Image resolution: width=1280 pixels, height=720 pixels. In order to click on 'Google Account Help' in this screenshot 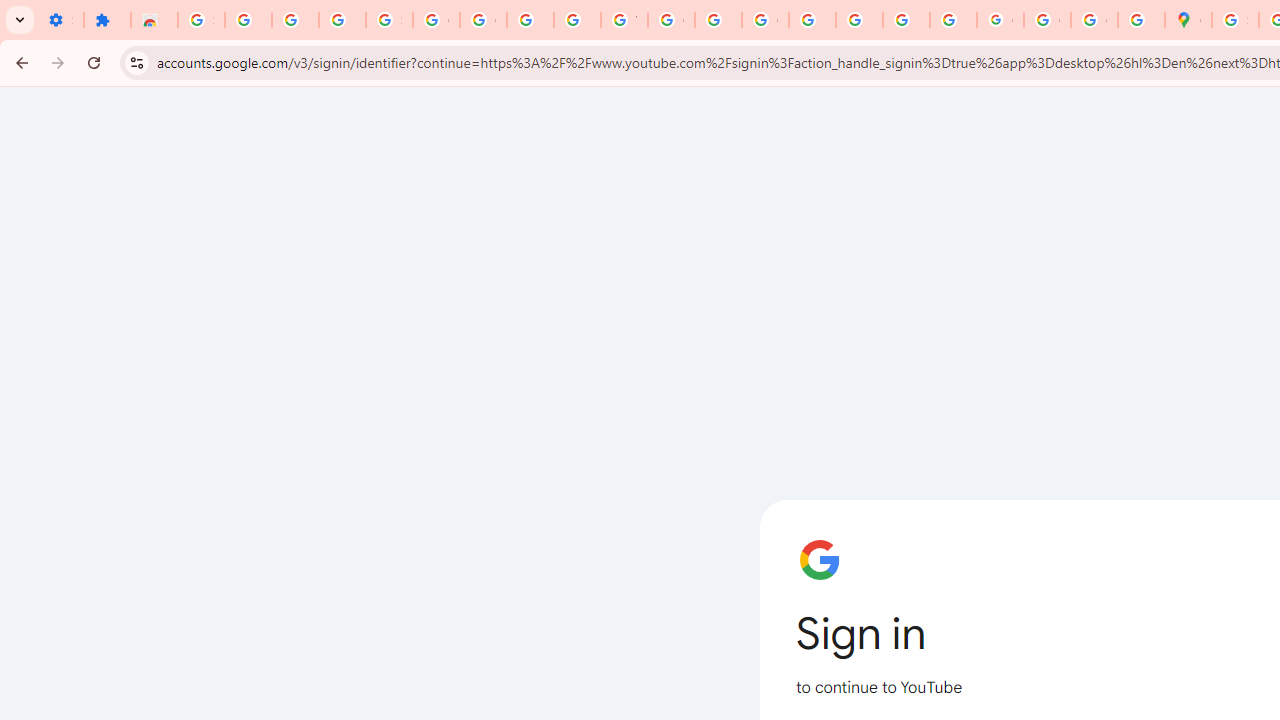, I will do `click(435, 20)`.